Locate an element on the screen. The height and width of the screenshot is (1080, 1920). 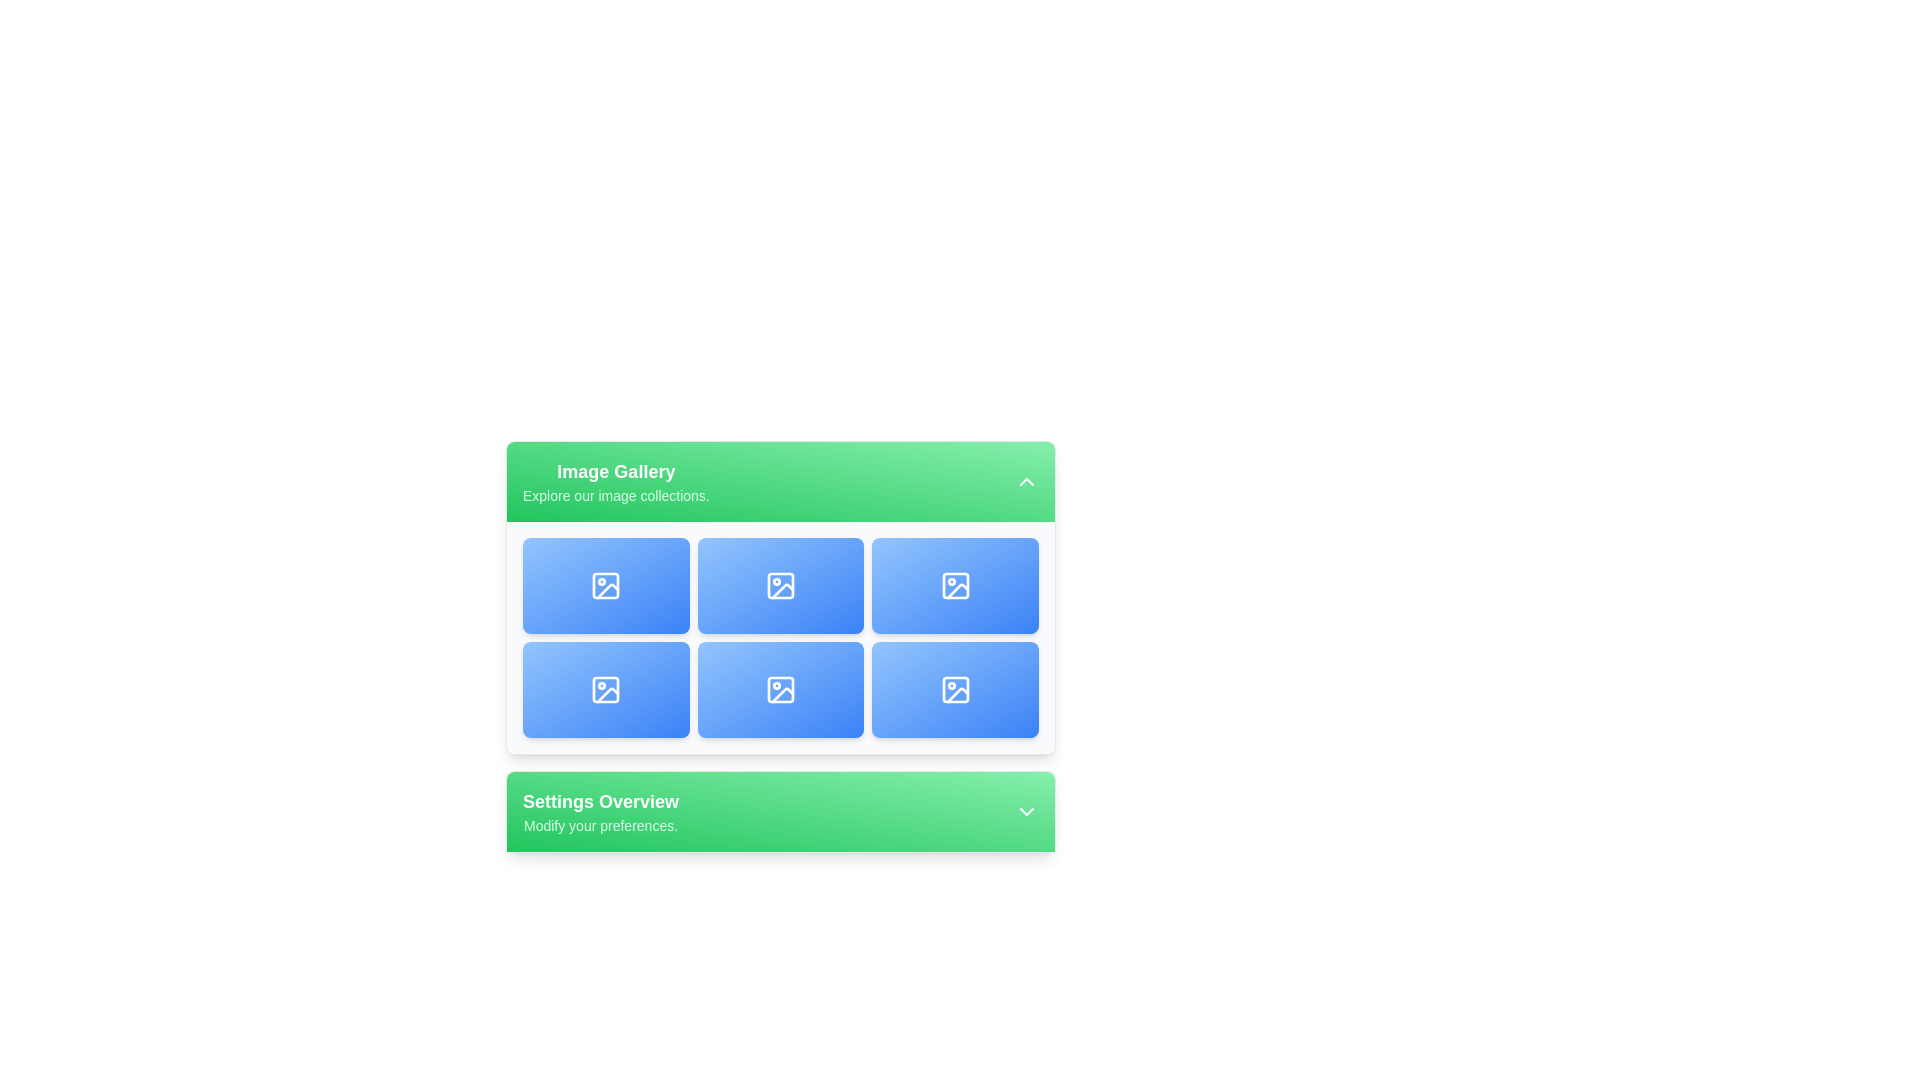
the icon resembling an image with a rounded rectangle outline and a mountain shape inside, located in the first row and first column of the 'Image Gallery' section is located at coordinates (605, 585).